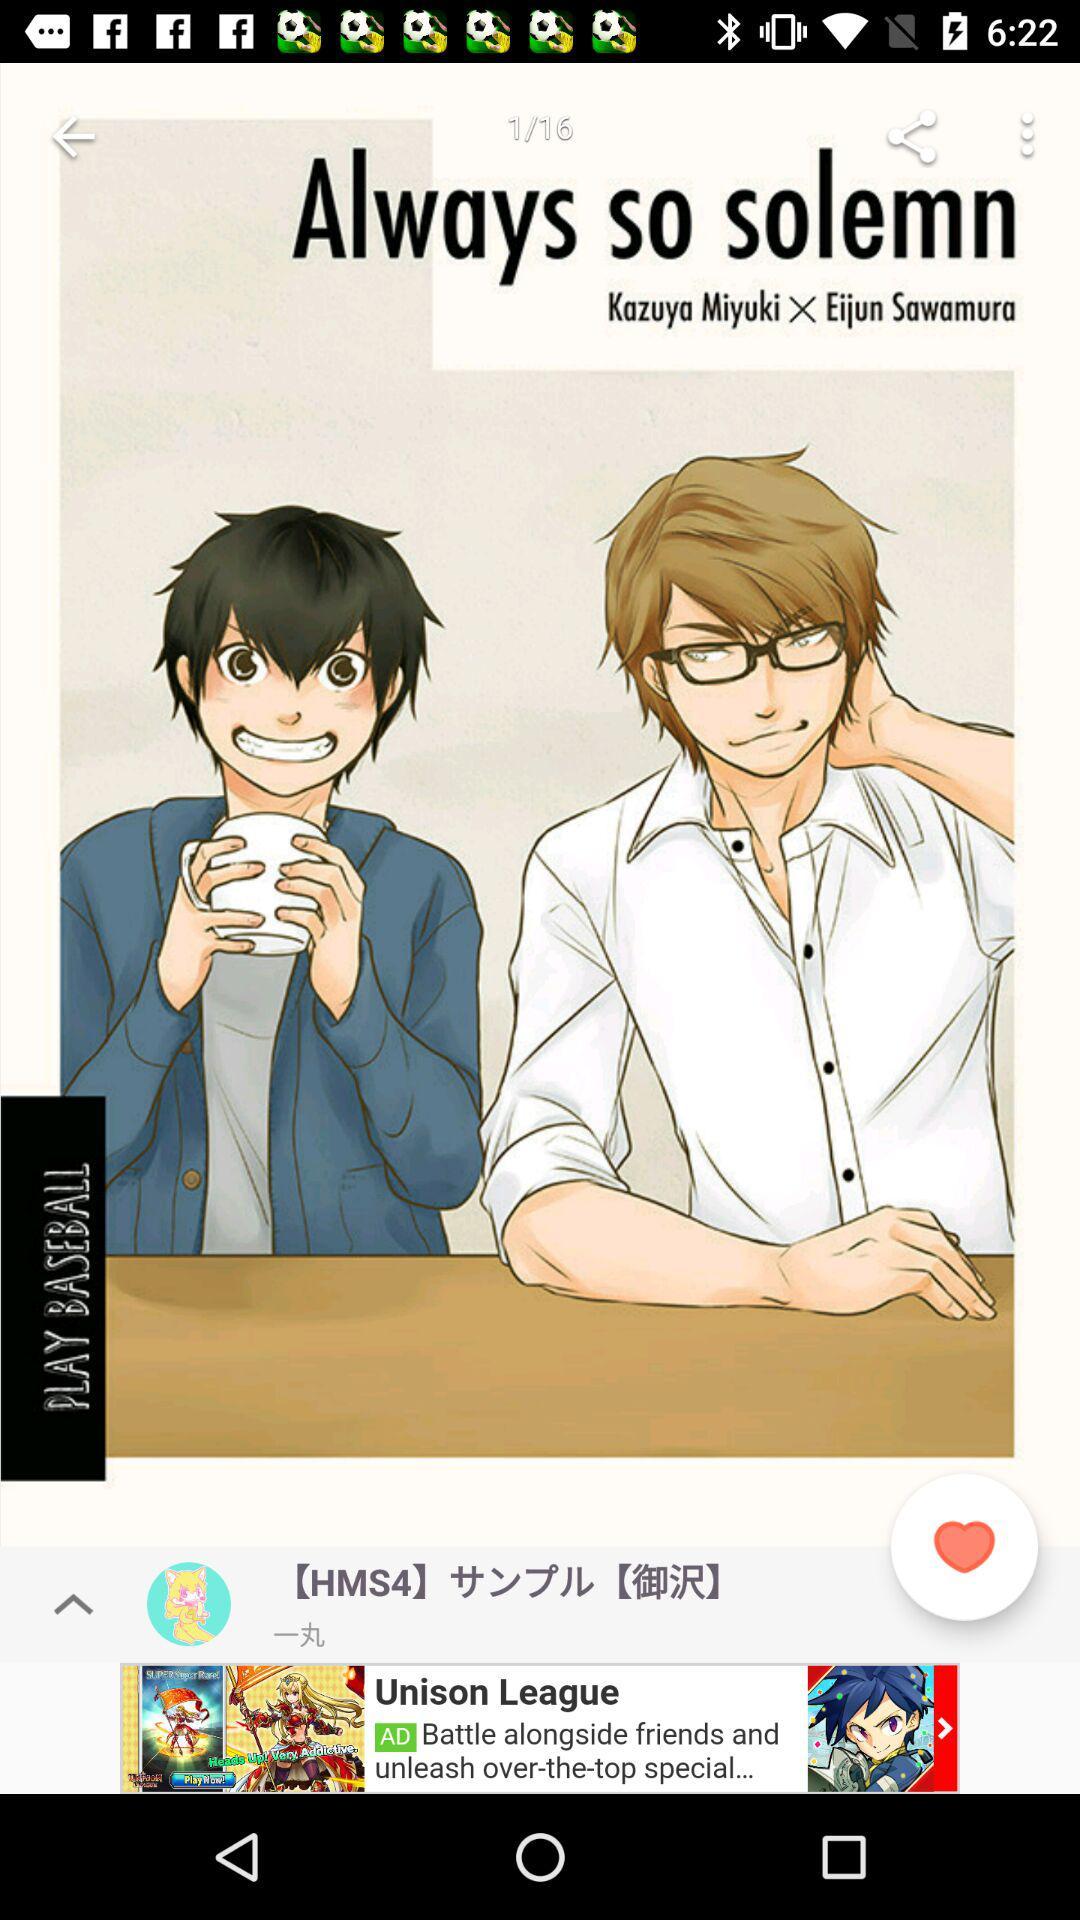 This screenshot has width=1080, height=1920. Describe the element at coordinates (911, 135) in the screenshot. I see `share` at that location.